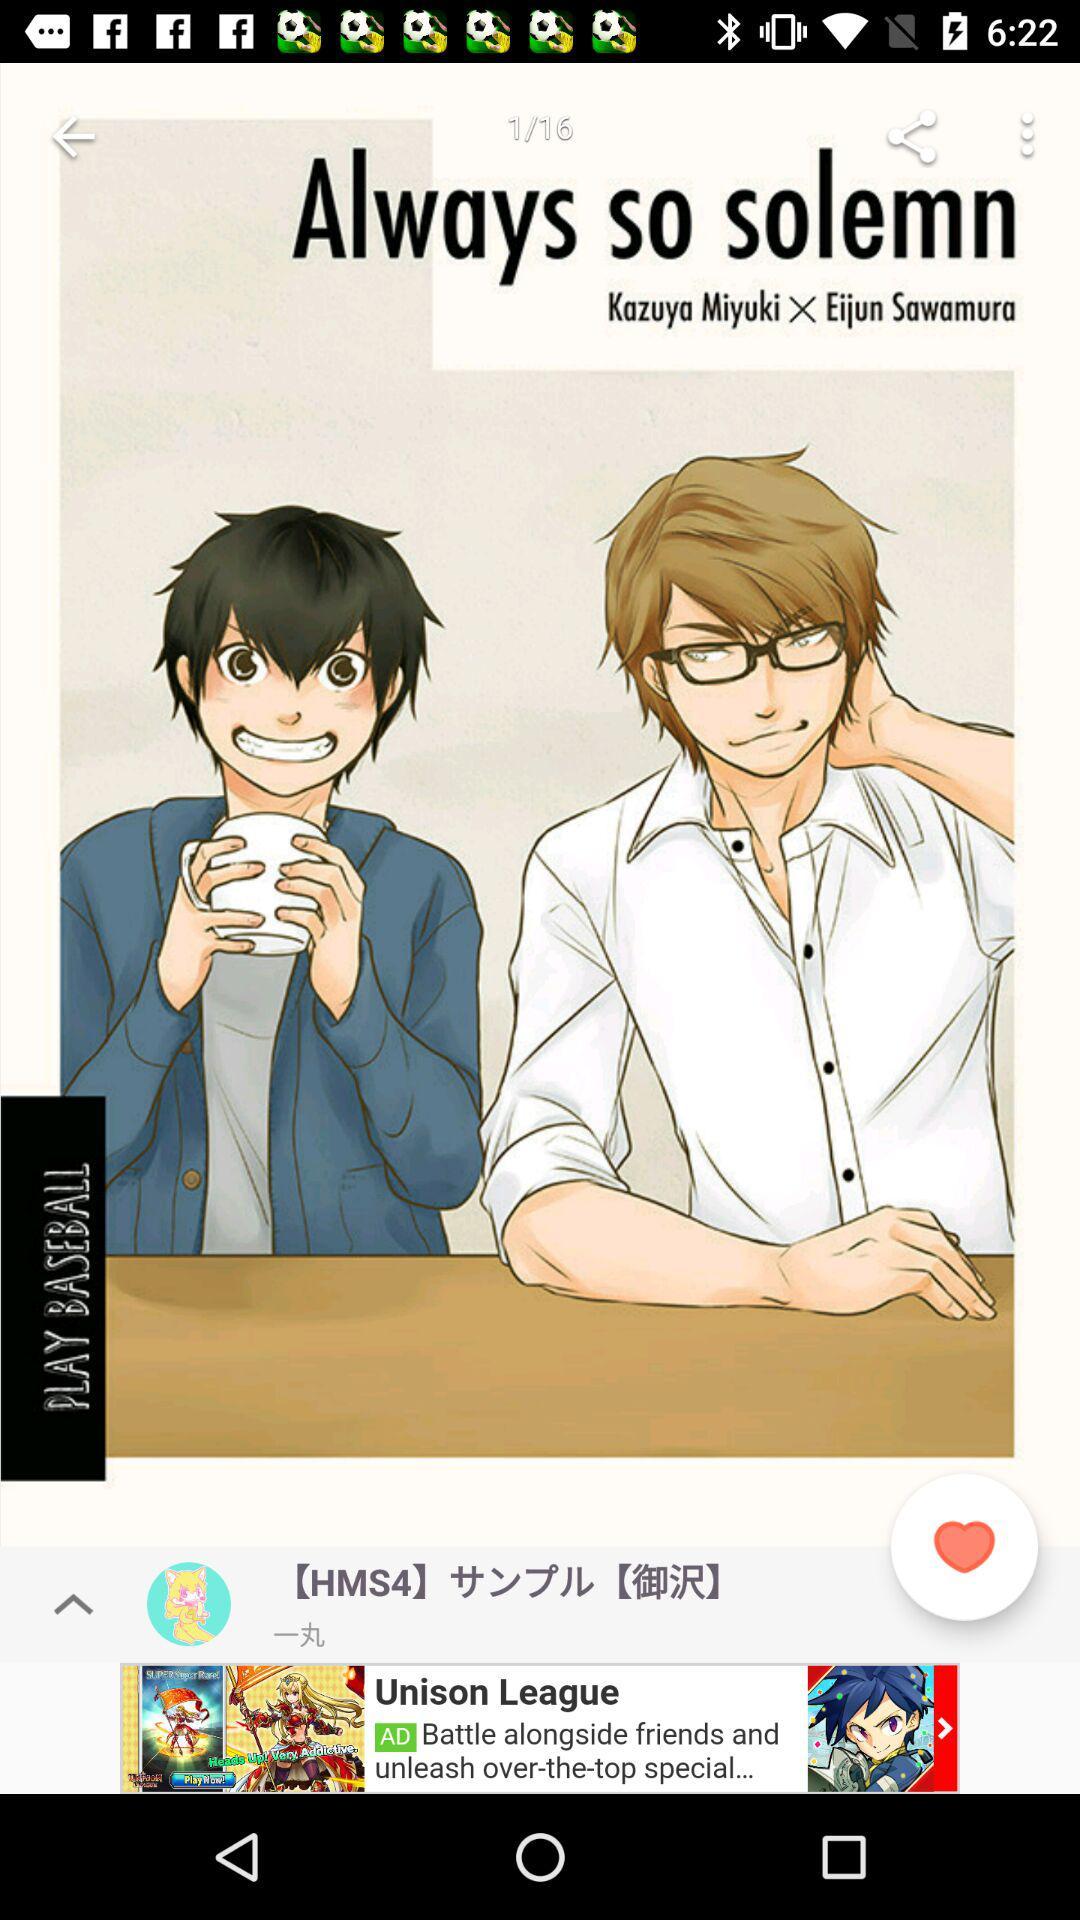 This screenshot has width=1080, height=1920. Describe the element at coordinates (911, 135) in the screenshot. I see `share` at that location.